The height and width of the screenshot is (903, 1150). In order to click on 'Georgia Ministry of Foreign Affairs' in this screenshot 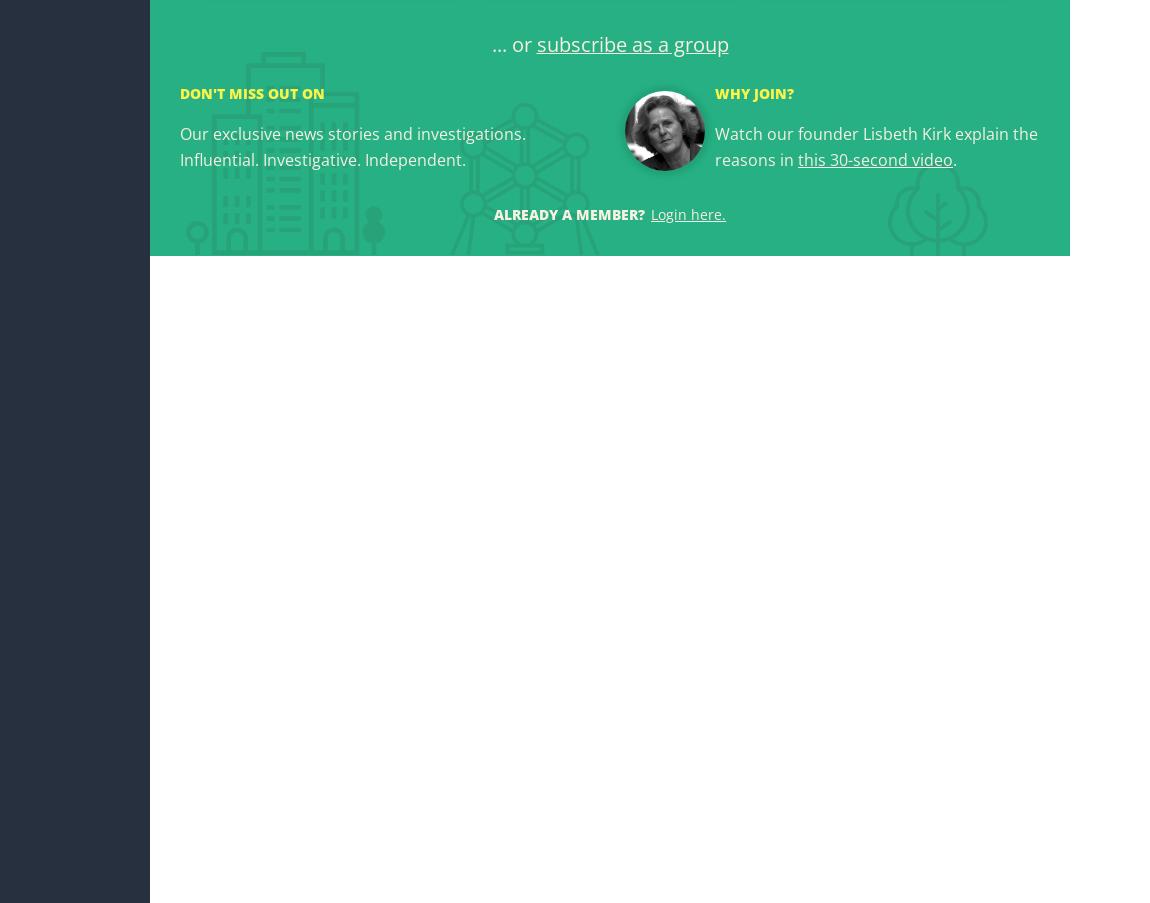, I will do `click(944, 791)`.